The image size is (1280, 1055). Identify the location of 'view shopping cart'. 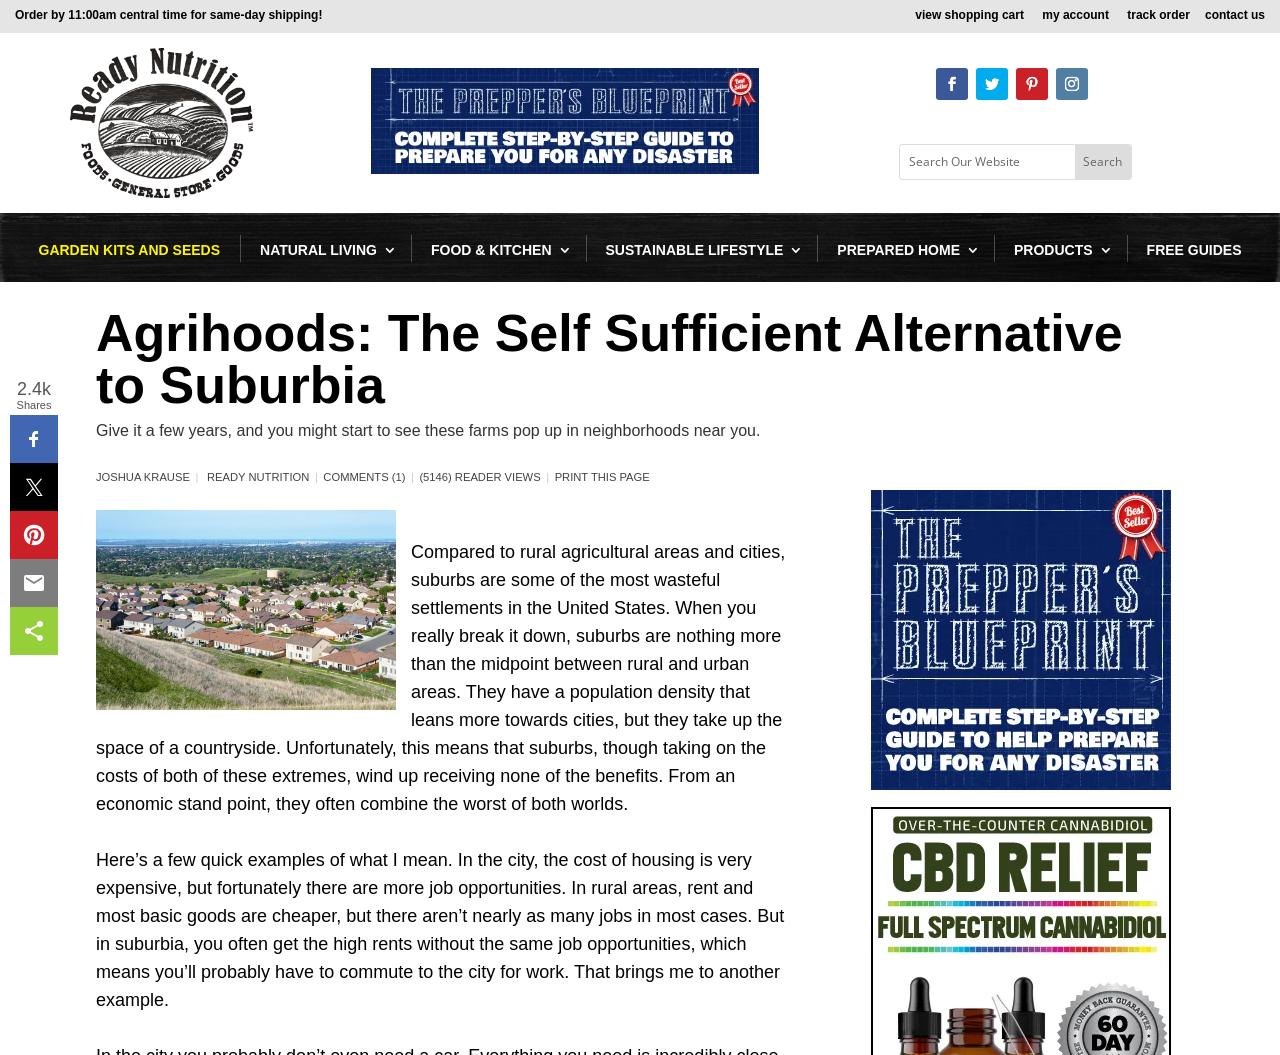
(971, 16).